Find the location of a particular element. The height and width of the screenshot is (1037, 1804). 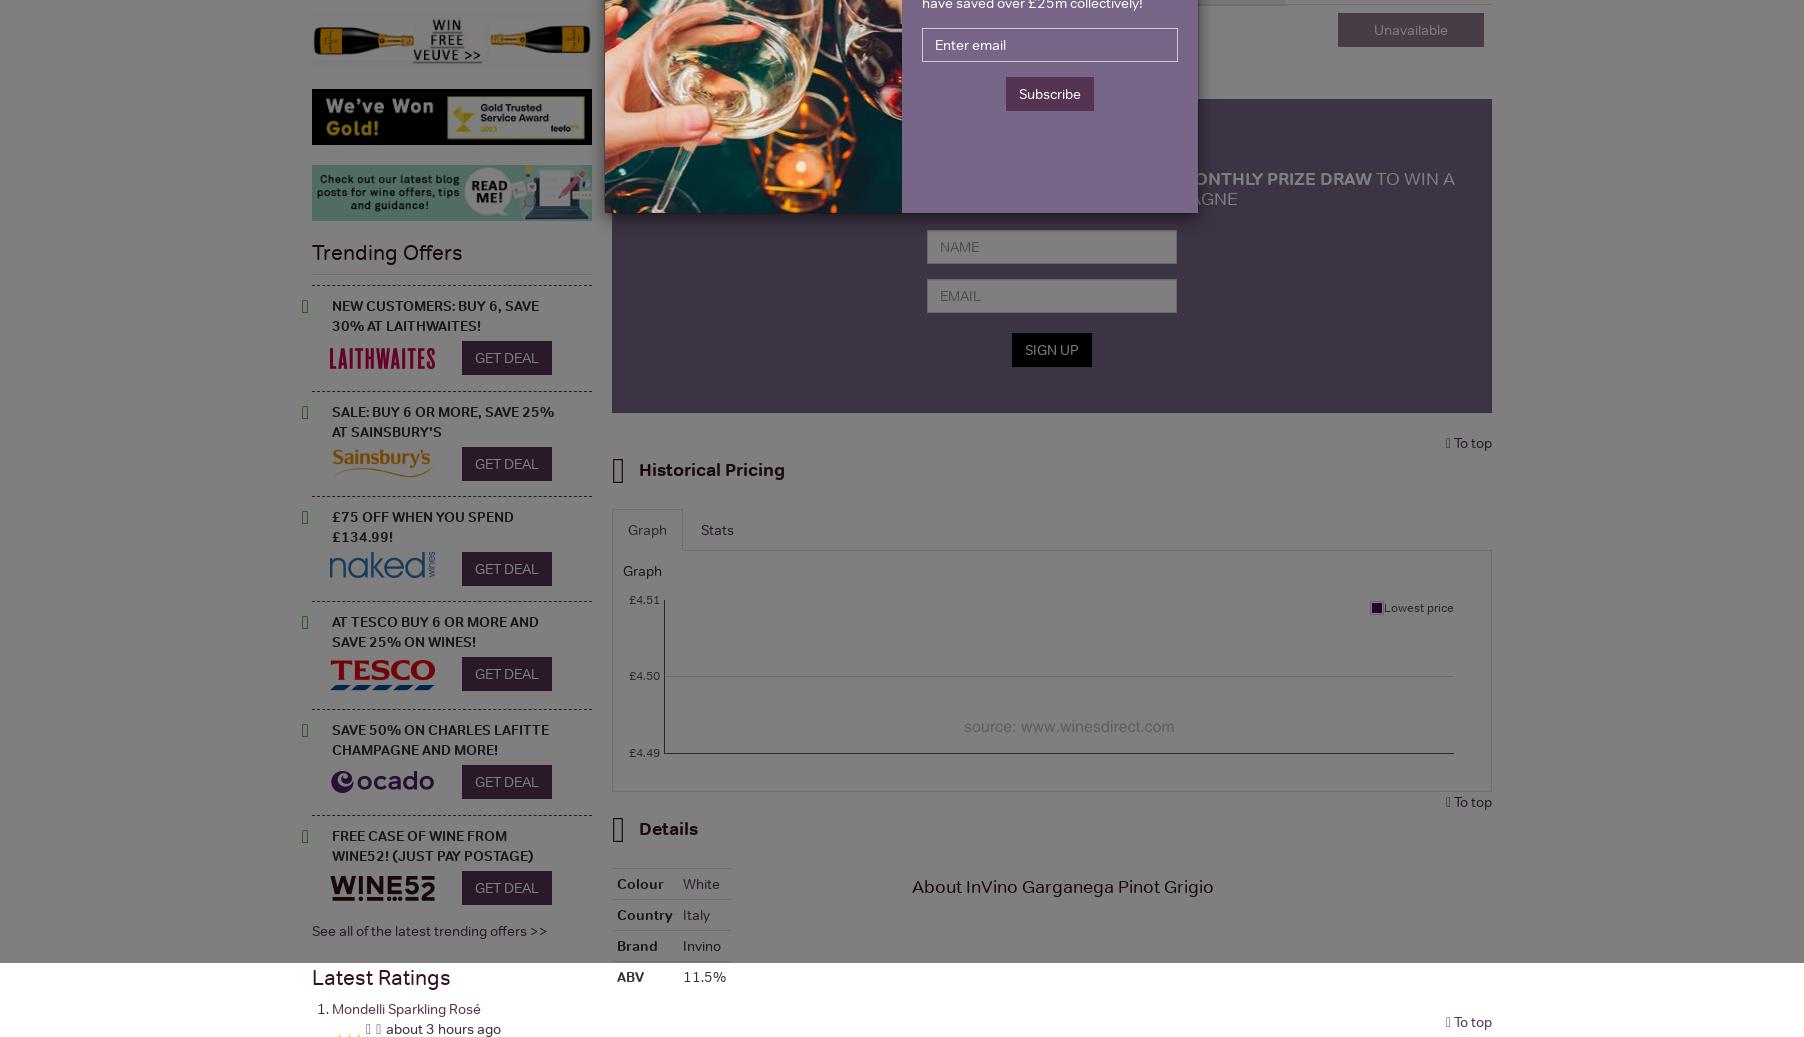

'Latest Ratings' is located at coordinates (381, 976).